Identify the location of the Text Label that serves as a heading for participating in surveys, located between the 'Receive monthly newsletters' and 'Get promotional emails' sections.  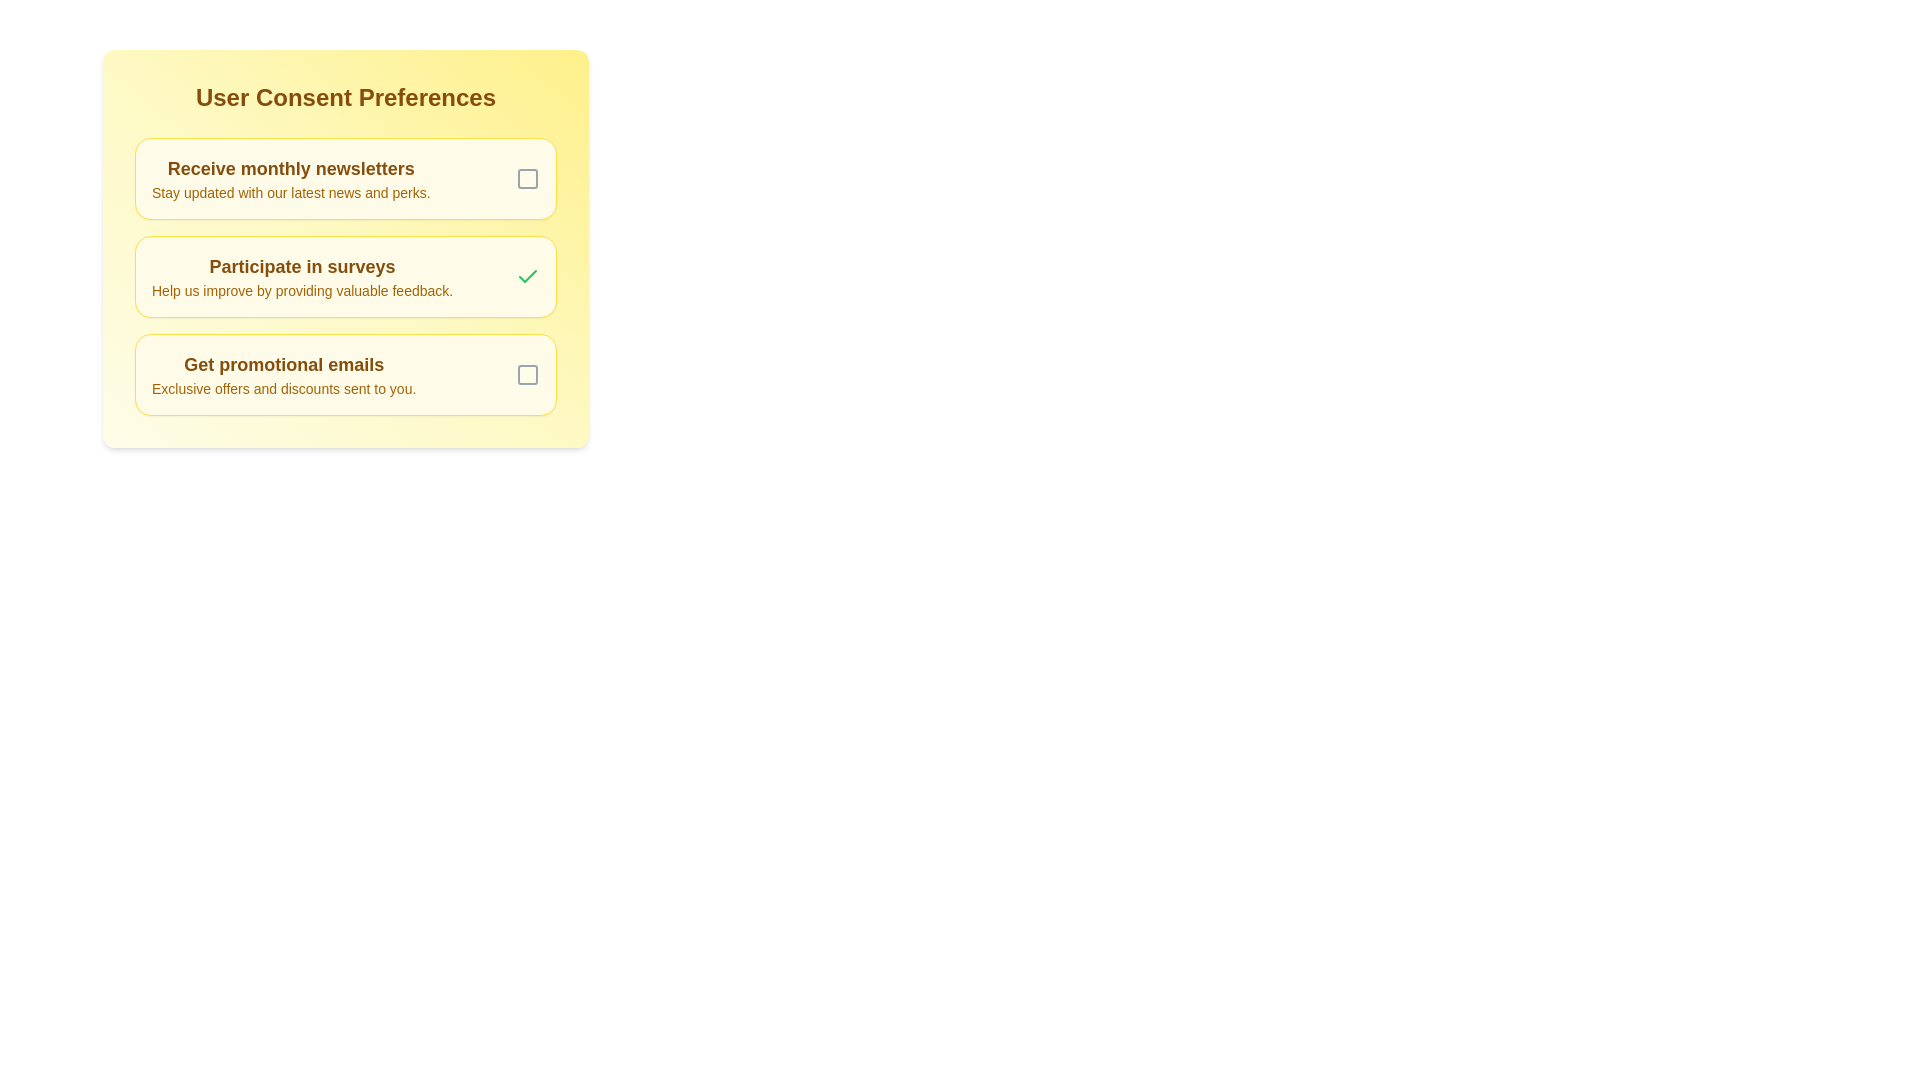
(301, 265).